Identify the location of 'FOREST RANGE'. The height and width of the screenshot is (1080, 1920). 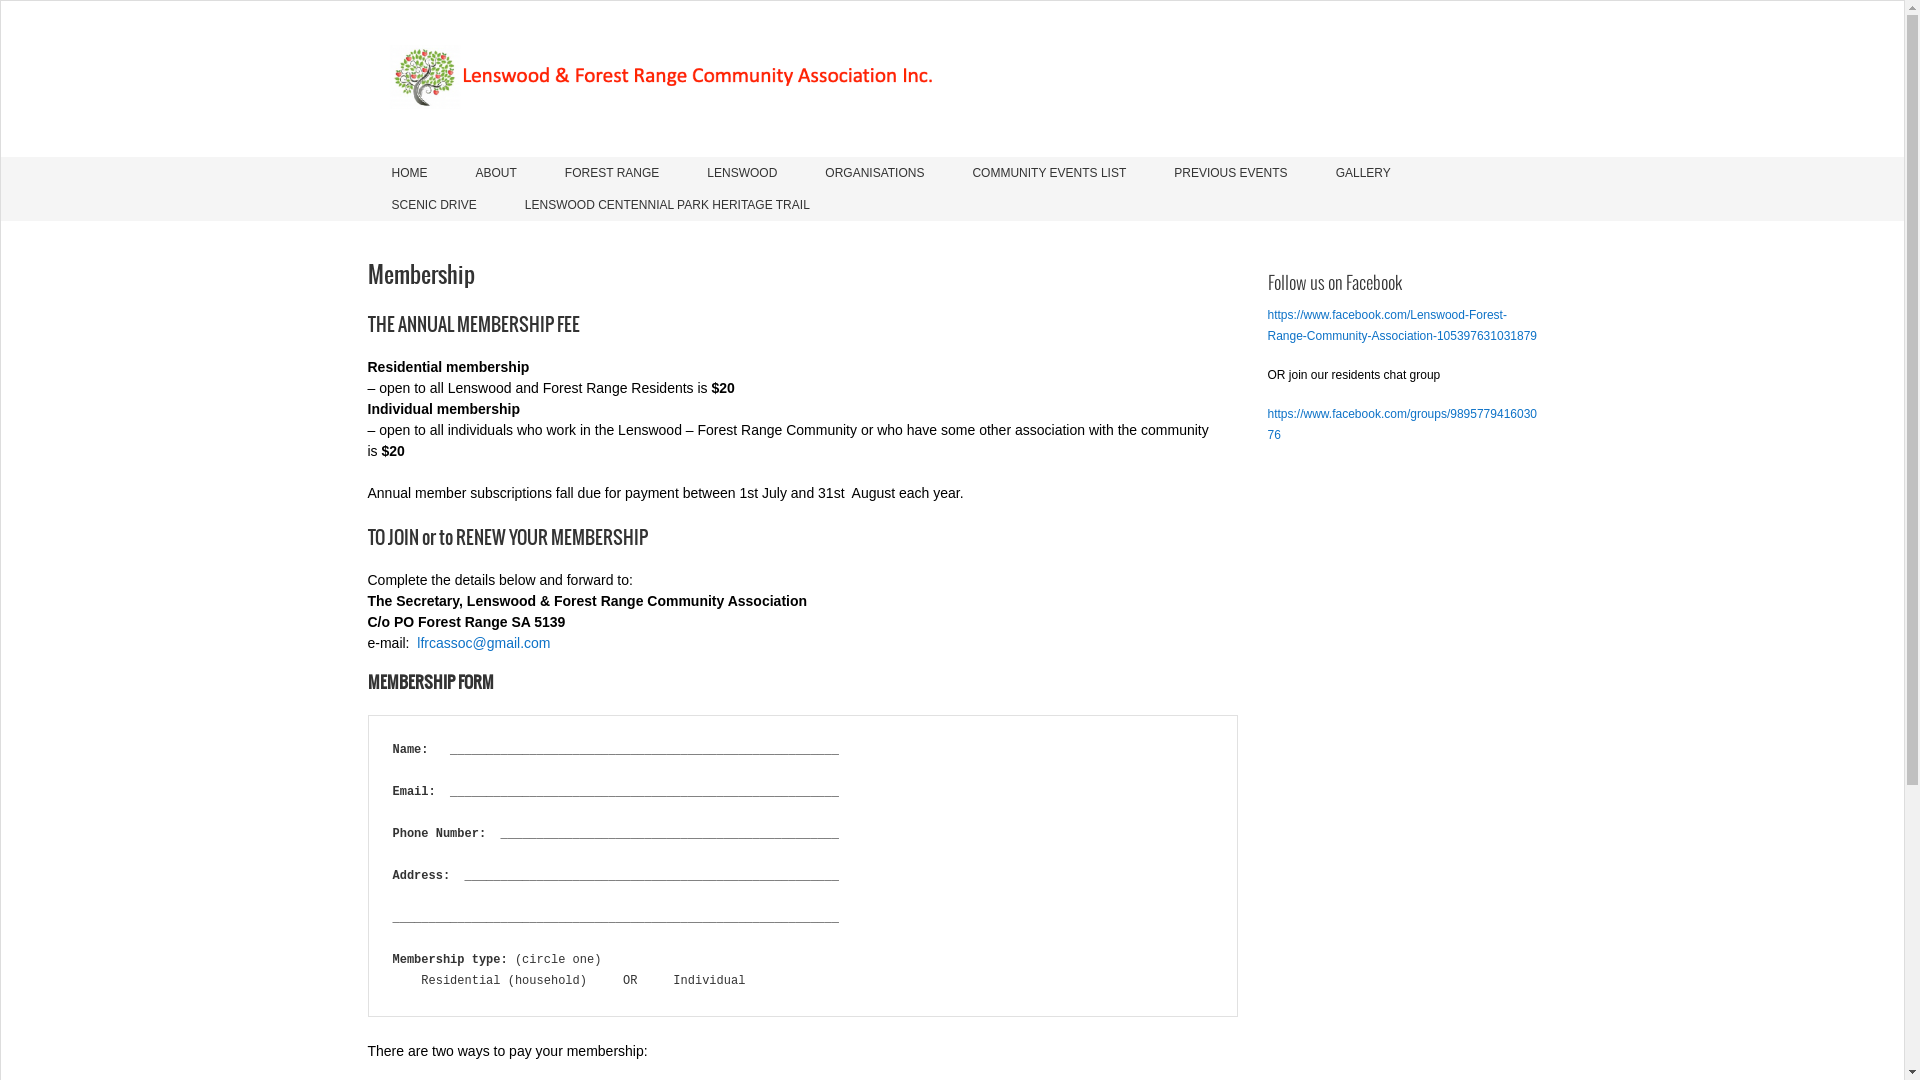
(610, 172).